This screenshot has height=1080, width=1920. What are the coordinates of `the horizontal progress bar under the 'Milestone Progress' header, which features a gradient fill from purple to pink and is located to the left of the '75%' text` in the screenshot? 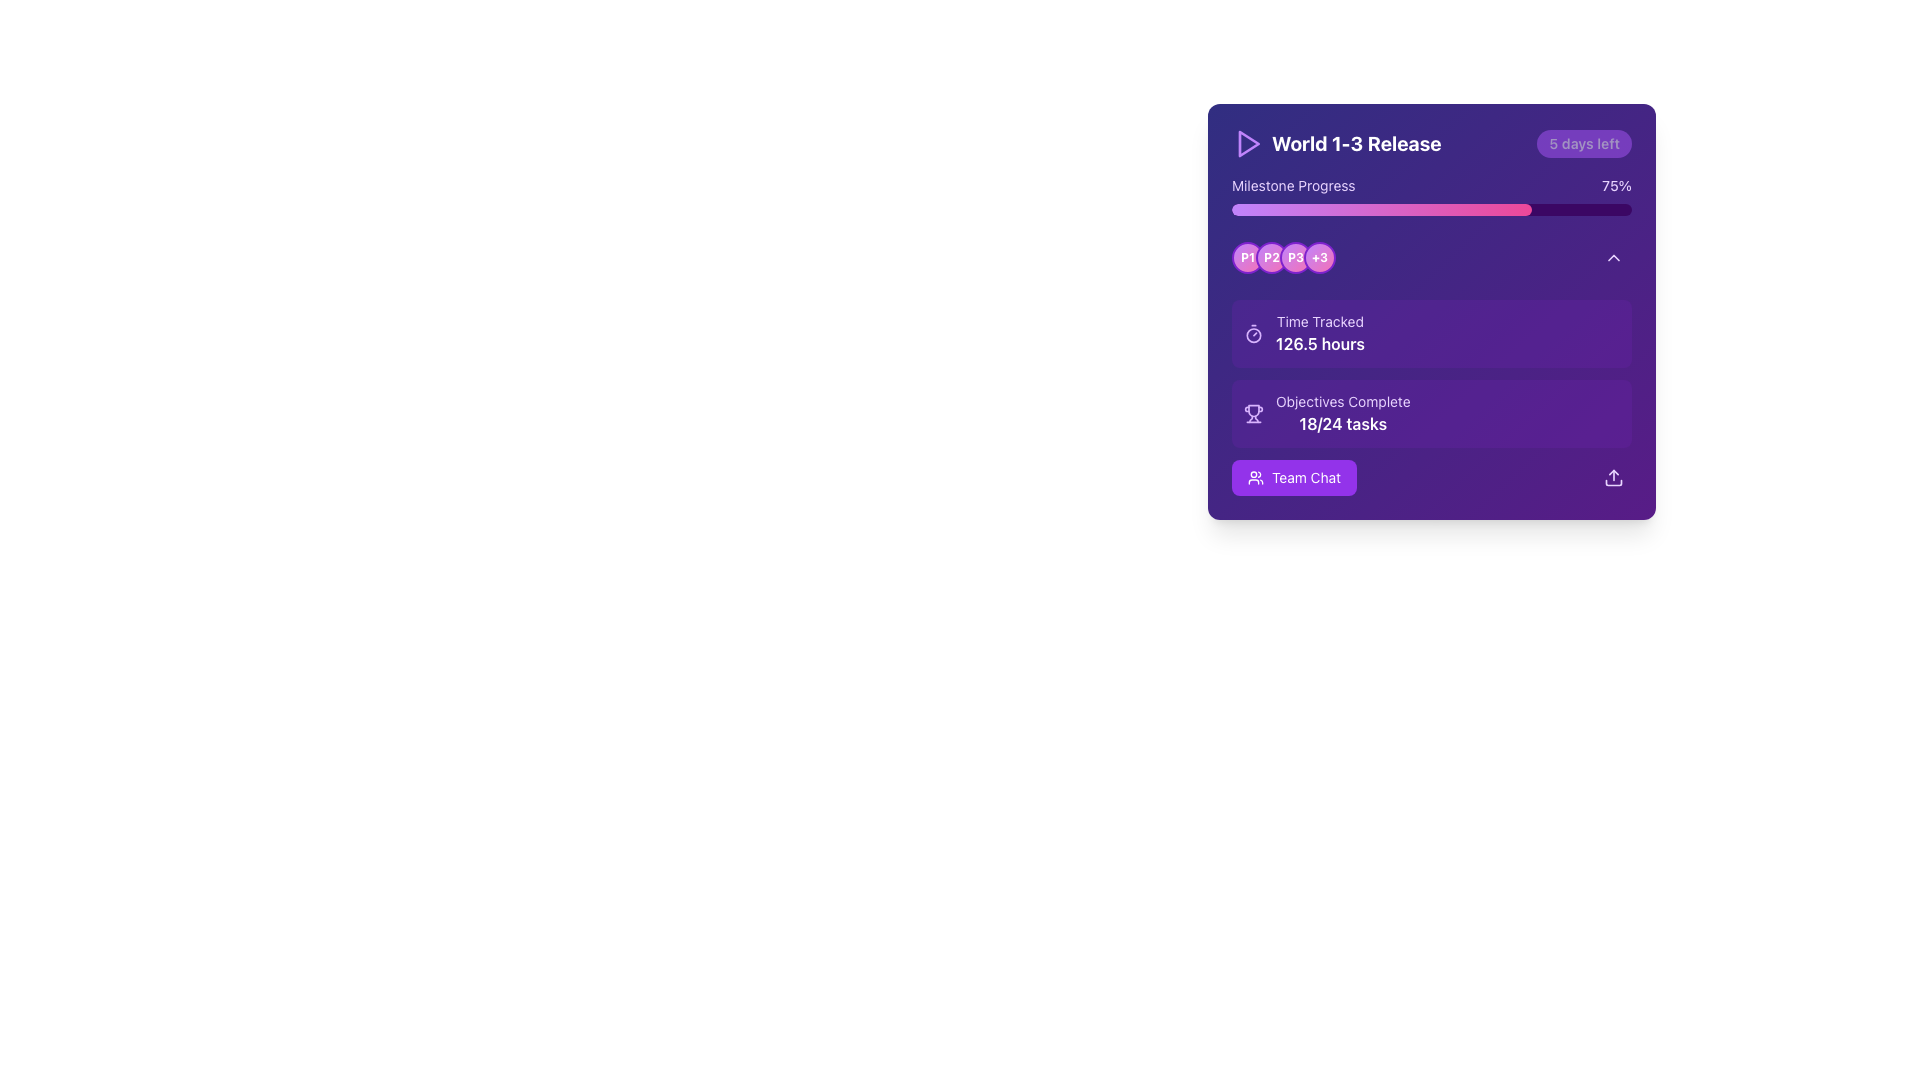 It's located at (1430, 209).